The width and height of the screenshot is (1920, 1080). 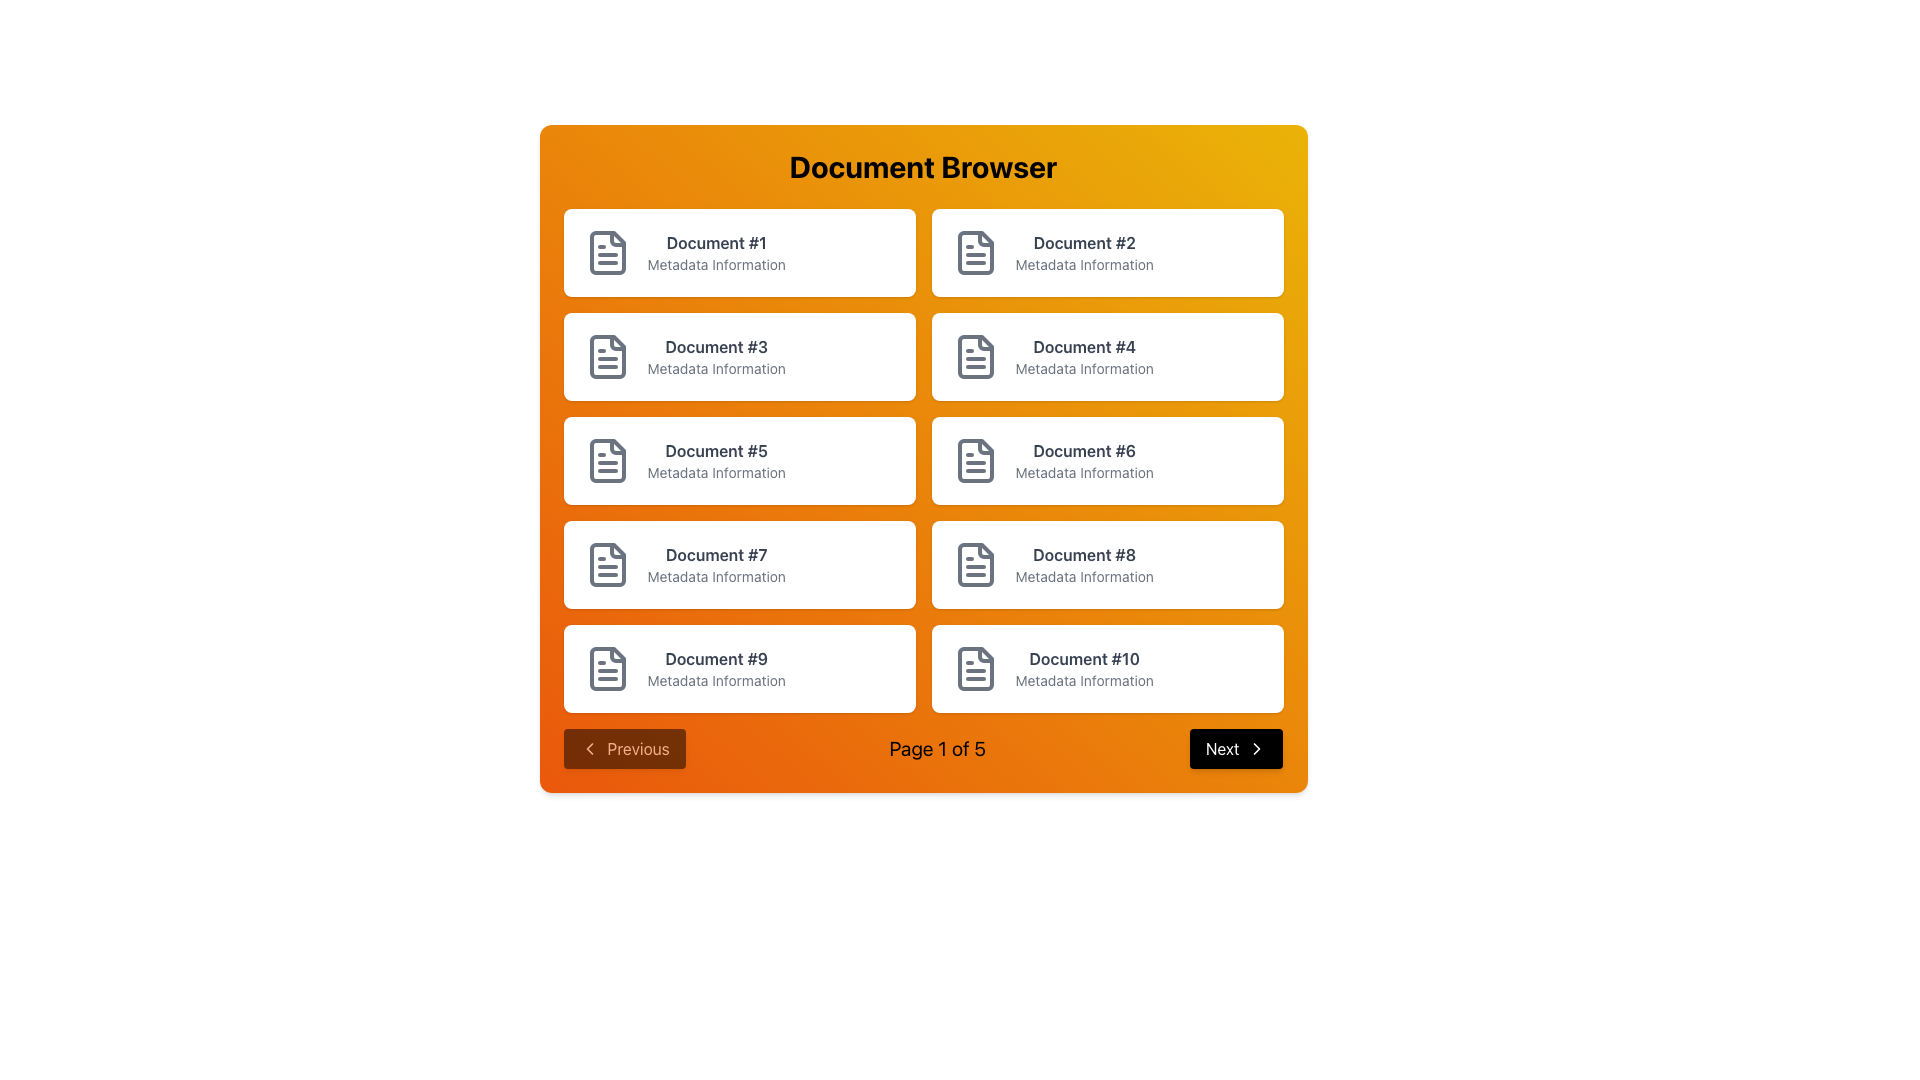 What do you see at coordinates (616, 238) in the screenshot?
I see `the small graphic icon depicting a document located to the left of the text 'Document #1' in the first column and first row of the document list` at bounding box center [616, 238].